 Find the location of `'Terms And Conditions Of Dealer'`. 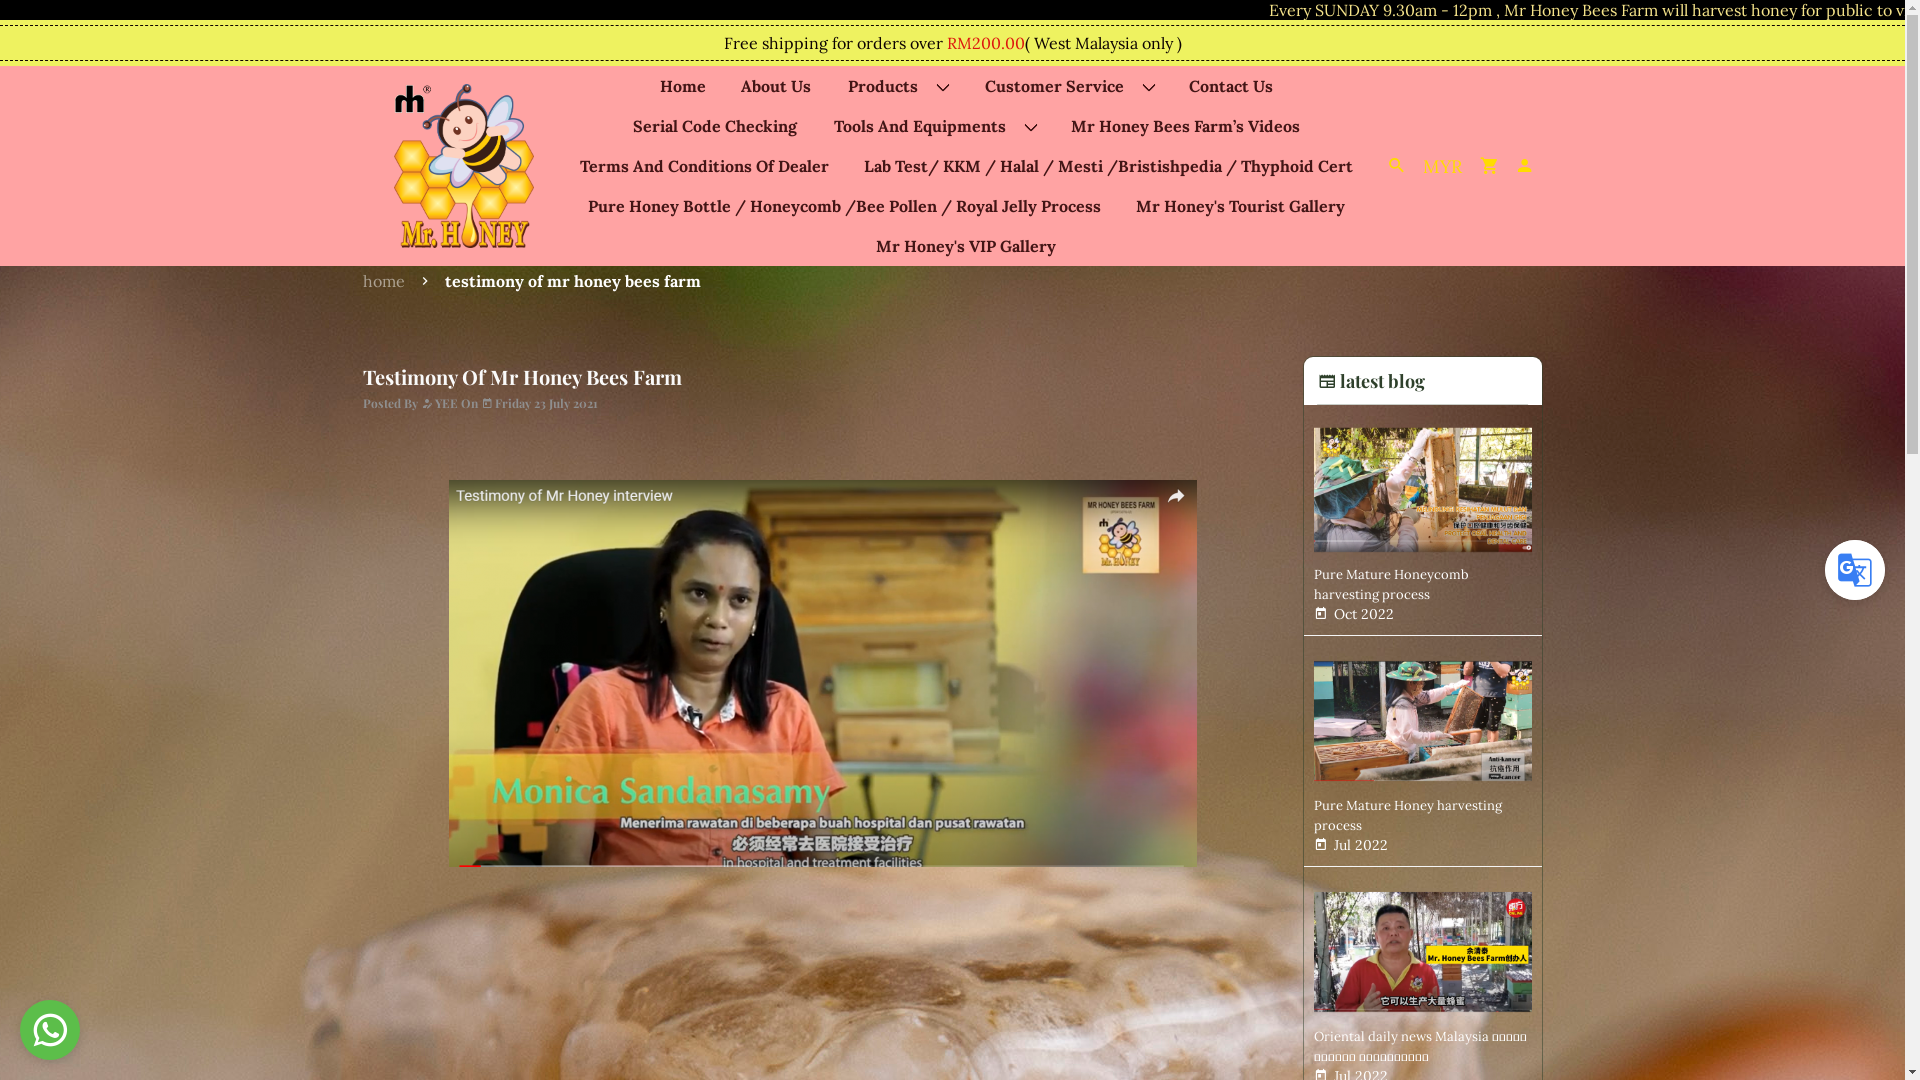

'Terms And Conditions Of Dealer' is located at coordinates (704, 164).